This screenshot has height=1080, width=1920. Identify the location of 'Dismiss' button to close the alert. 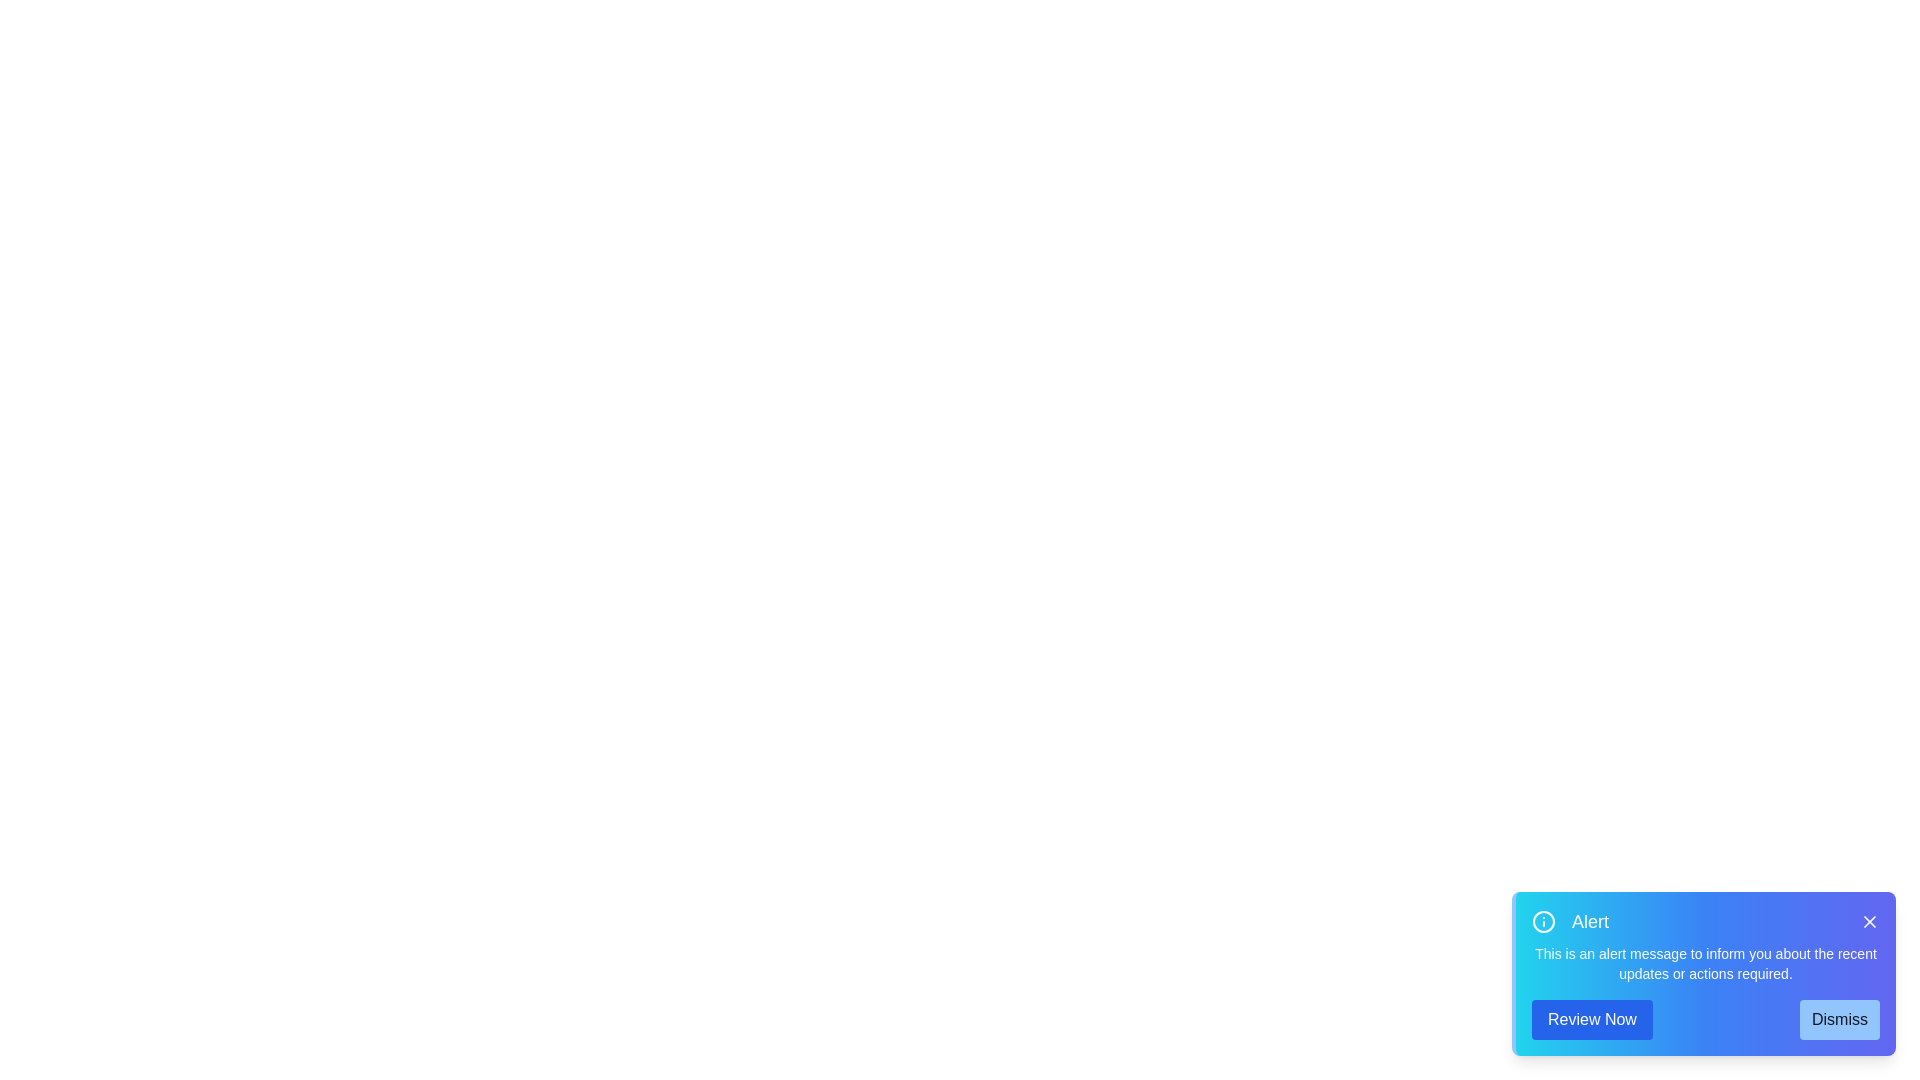
(1839, 1019).